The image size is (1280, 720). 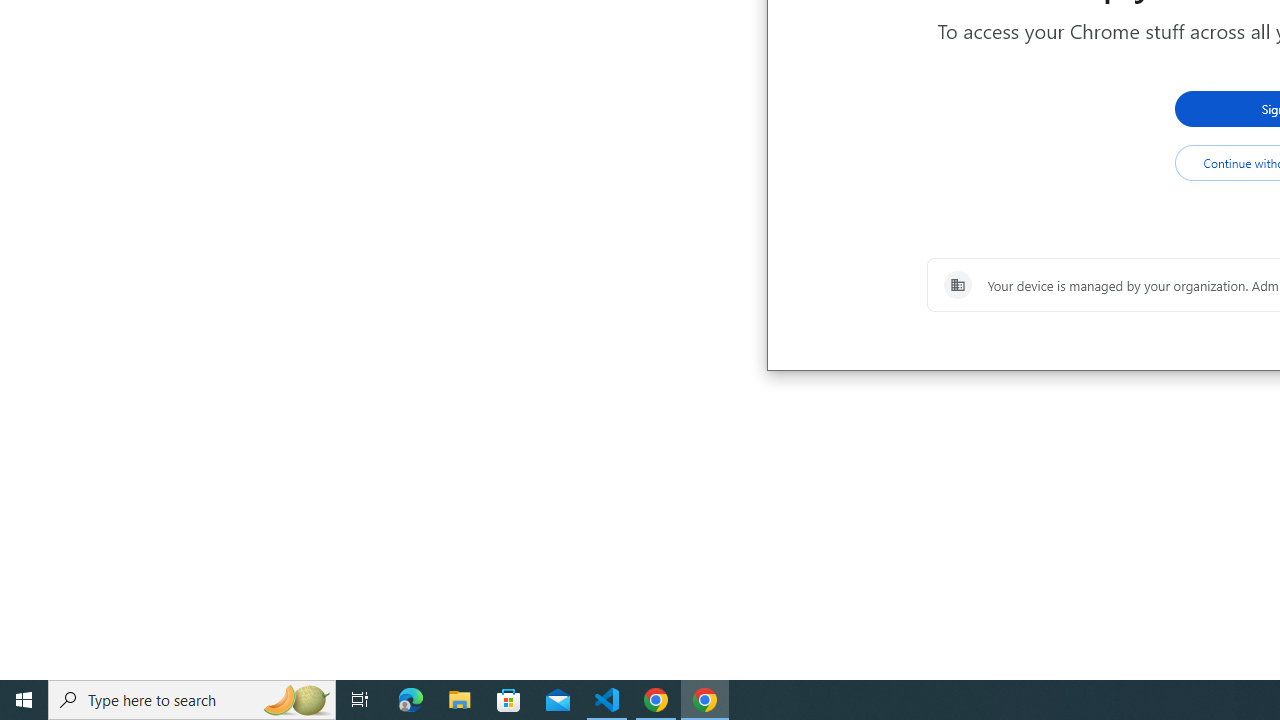 I want to click on 'Google Chrome - 1 running window', so click(x=705, y=698).